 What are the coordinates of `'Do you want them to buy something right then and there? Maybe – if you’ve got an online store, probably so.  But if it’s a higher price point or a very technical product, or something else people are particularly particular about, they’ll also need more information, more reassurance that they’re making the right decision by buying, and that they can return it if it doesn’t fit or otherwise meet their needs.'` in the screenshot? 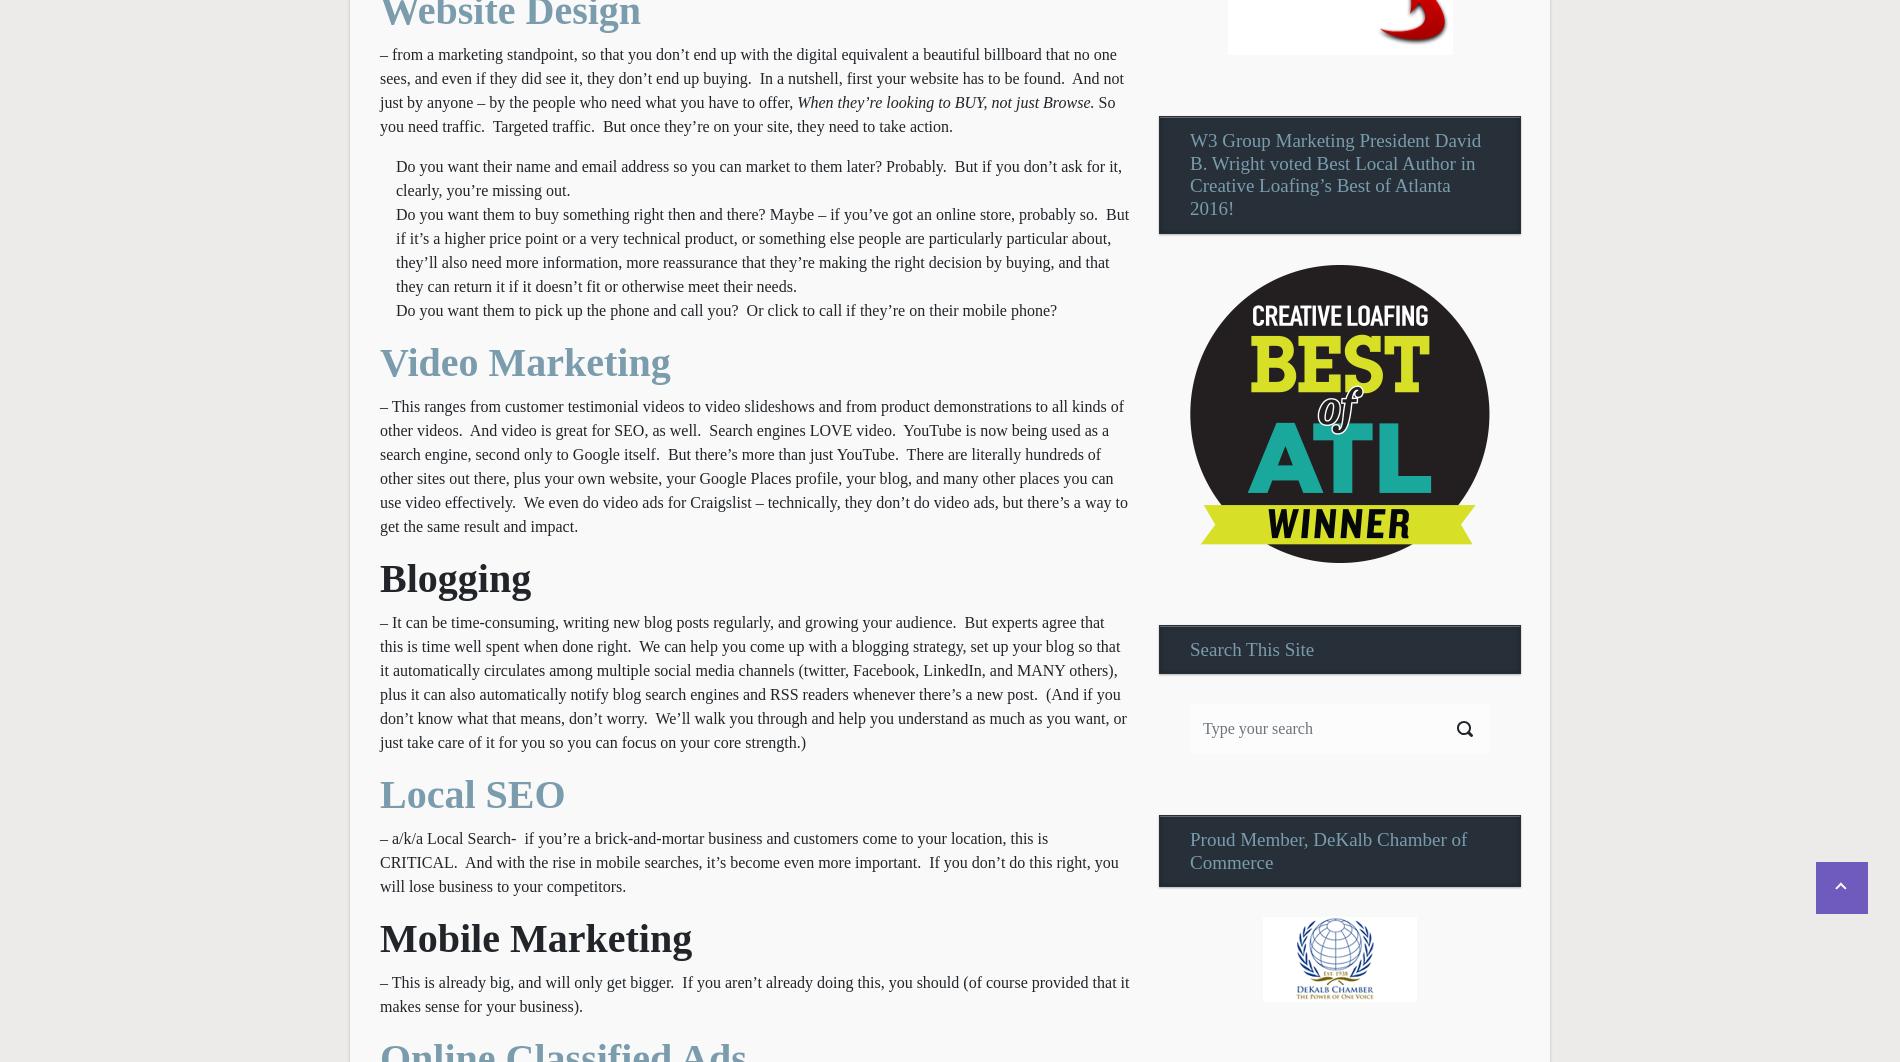 It's located at (761, 249).